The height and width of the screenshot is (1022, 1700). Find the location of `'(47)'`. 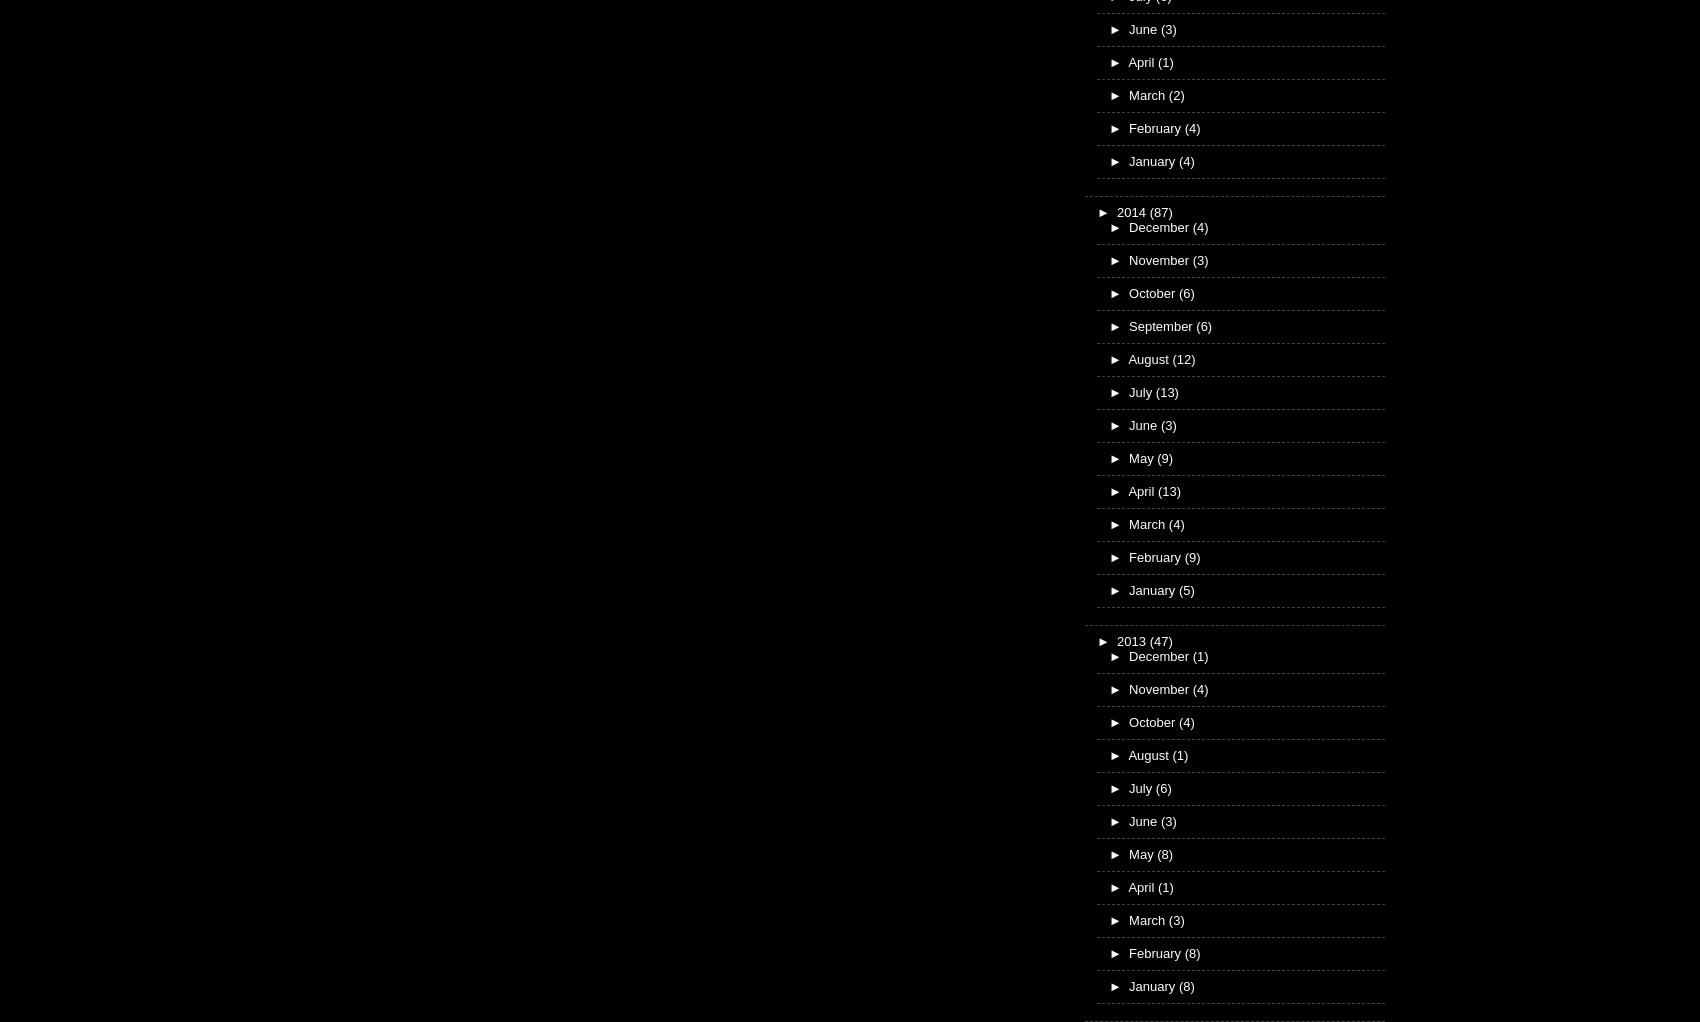

'(47)' is located at coordinates (1160, 640).